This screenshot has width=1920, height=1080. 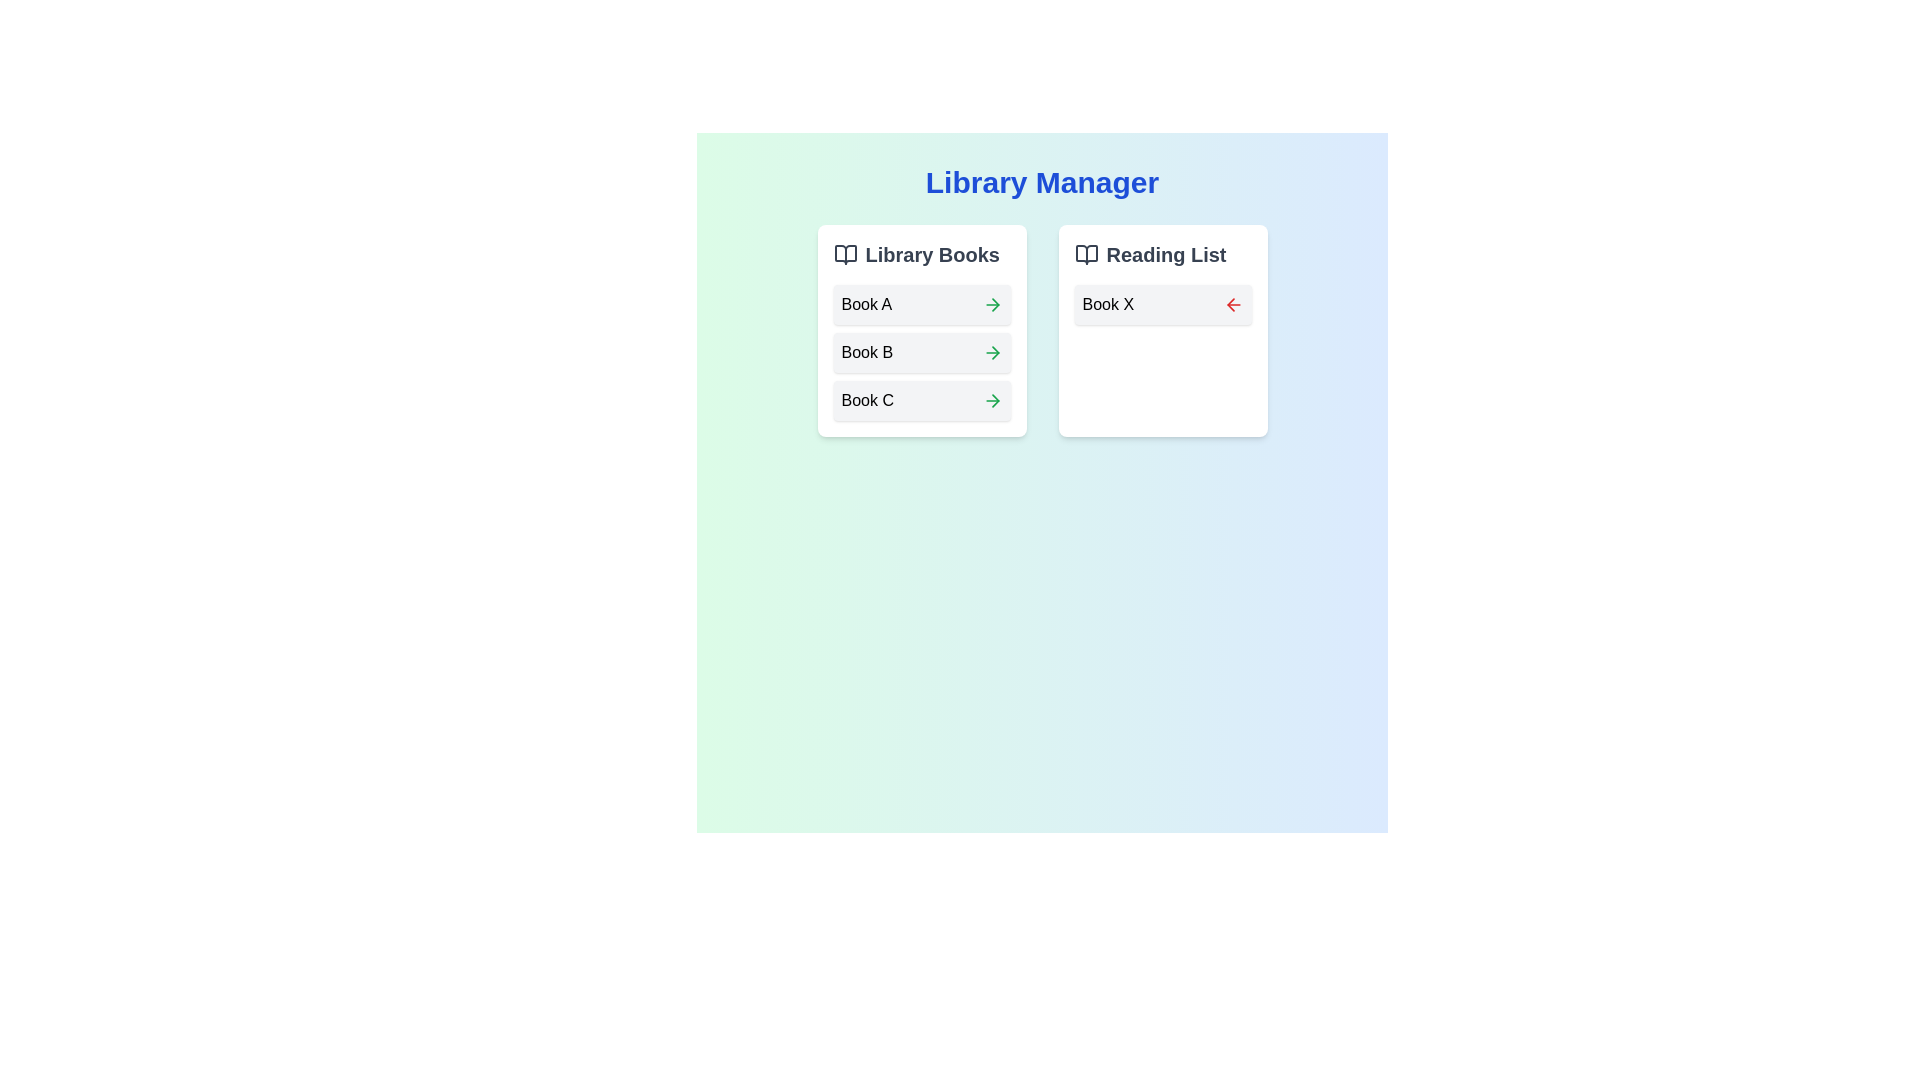 What do you see at coordinates (867, 401) in the screenshot?
I see `the text label displaying the caption 'Book C' in bold, black font, which is the third item in the vertical list under the 'Library Books' section` at bounding box center [867, 401].